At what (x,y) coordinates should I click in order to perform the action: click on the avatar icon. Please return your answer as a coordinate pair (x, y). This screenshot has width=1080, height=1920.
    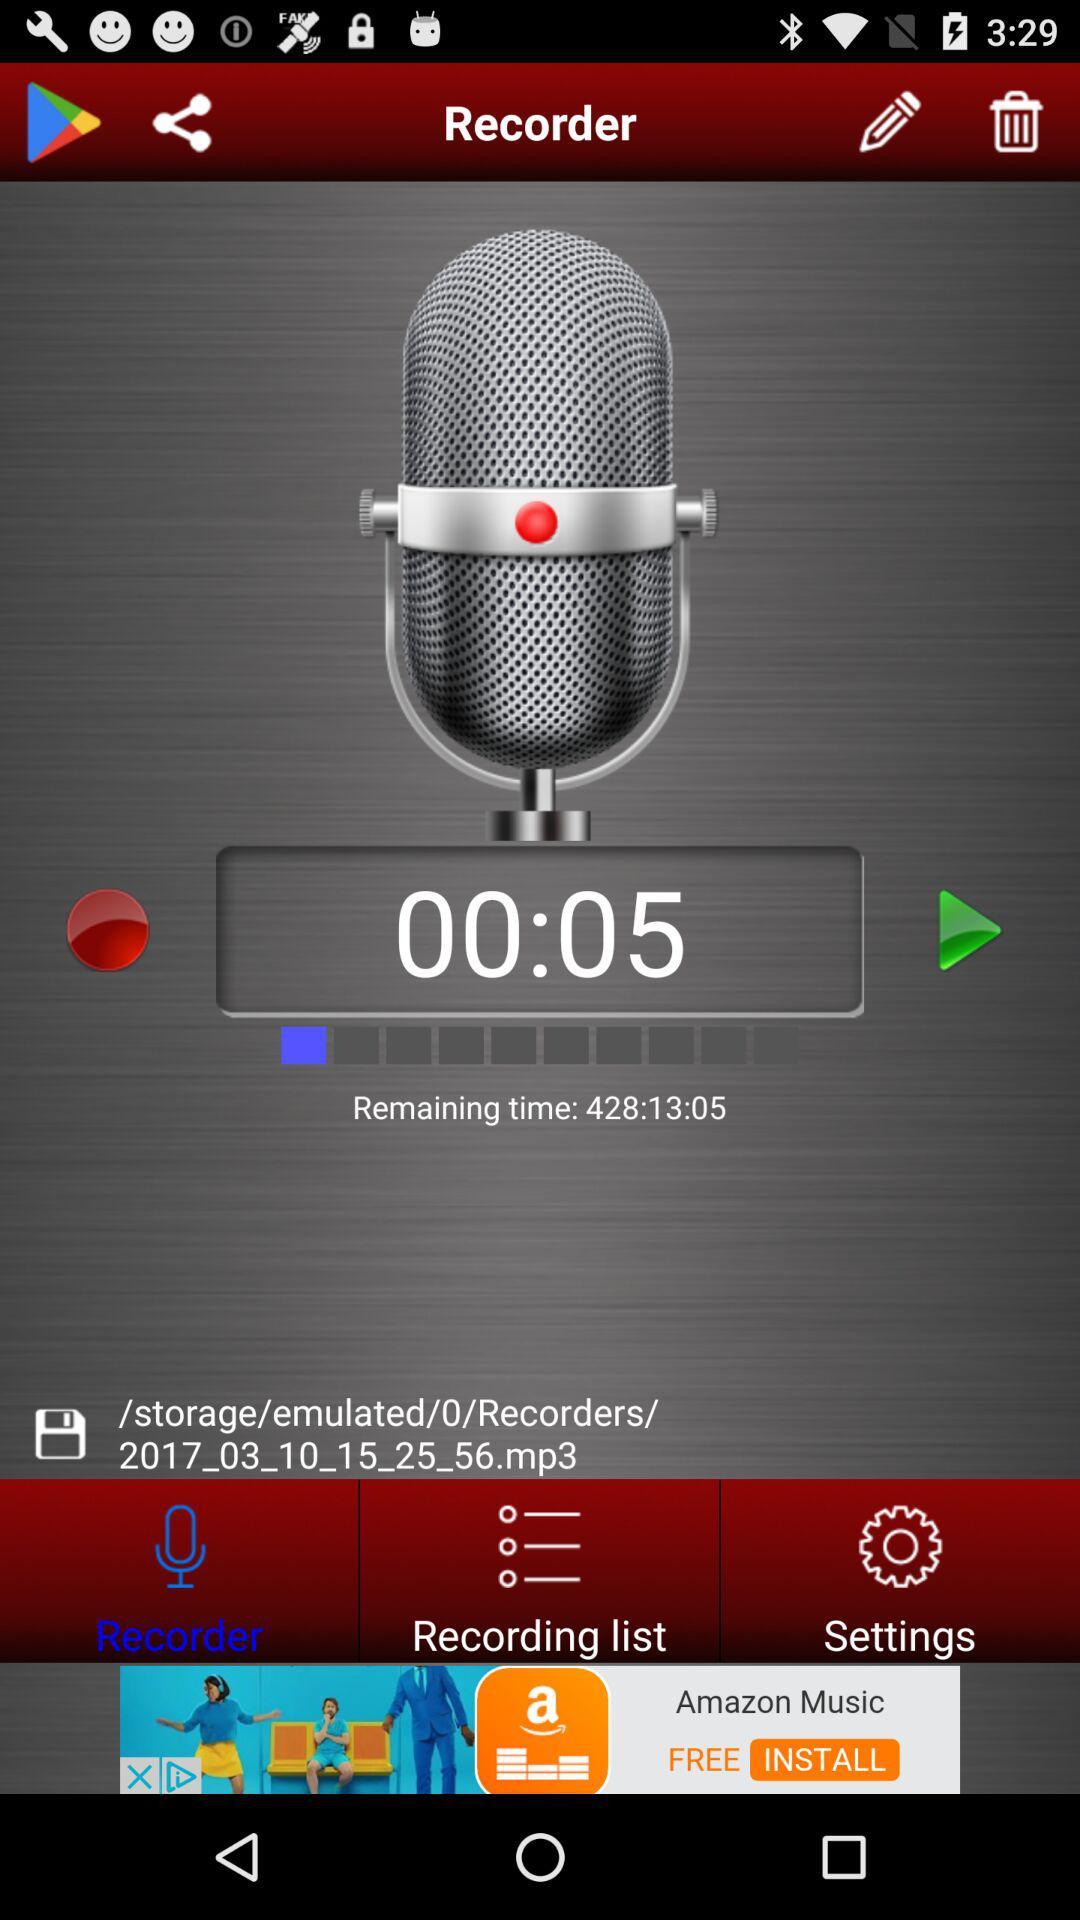
    Looking at the image, I should click on (108, 995).